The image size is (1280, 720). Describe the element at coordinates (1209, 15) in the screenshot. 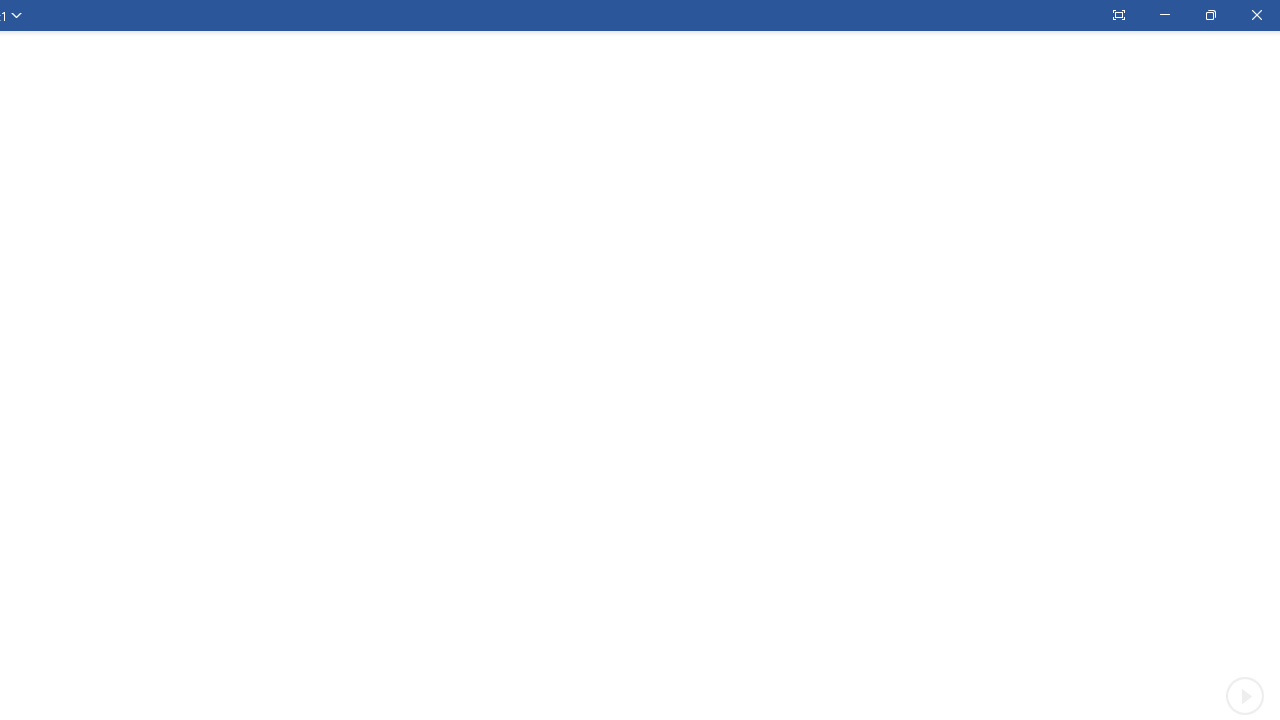

I see `'Restore Down'` at that location.